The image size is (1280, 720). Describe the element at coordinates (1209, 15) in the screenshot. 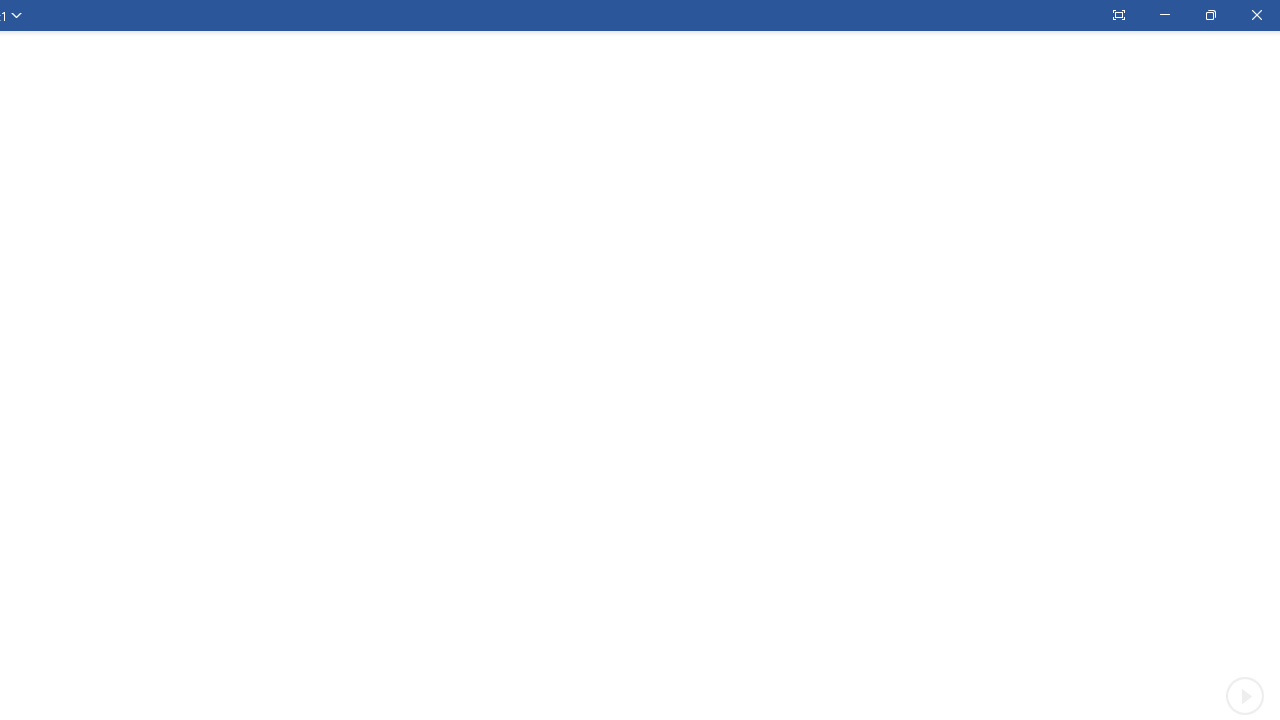

I see `'Restore Down'` at that location.